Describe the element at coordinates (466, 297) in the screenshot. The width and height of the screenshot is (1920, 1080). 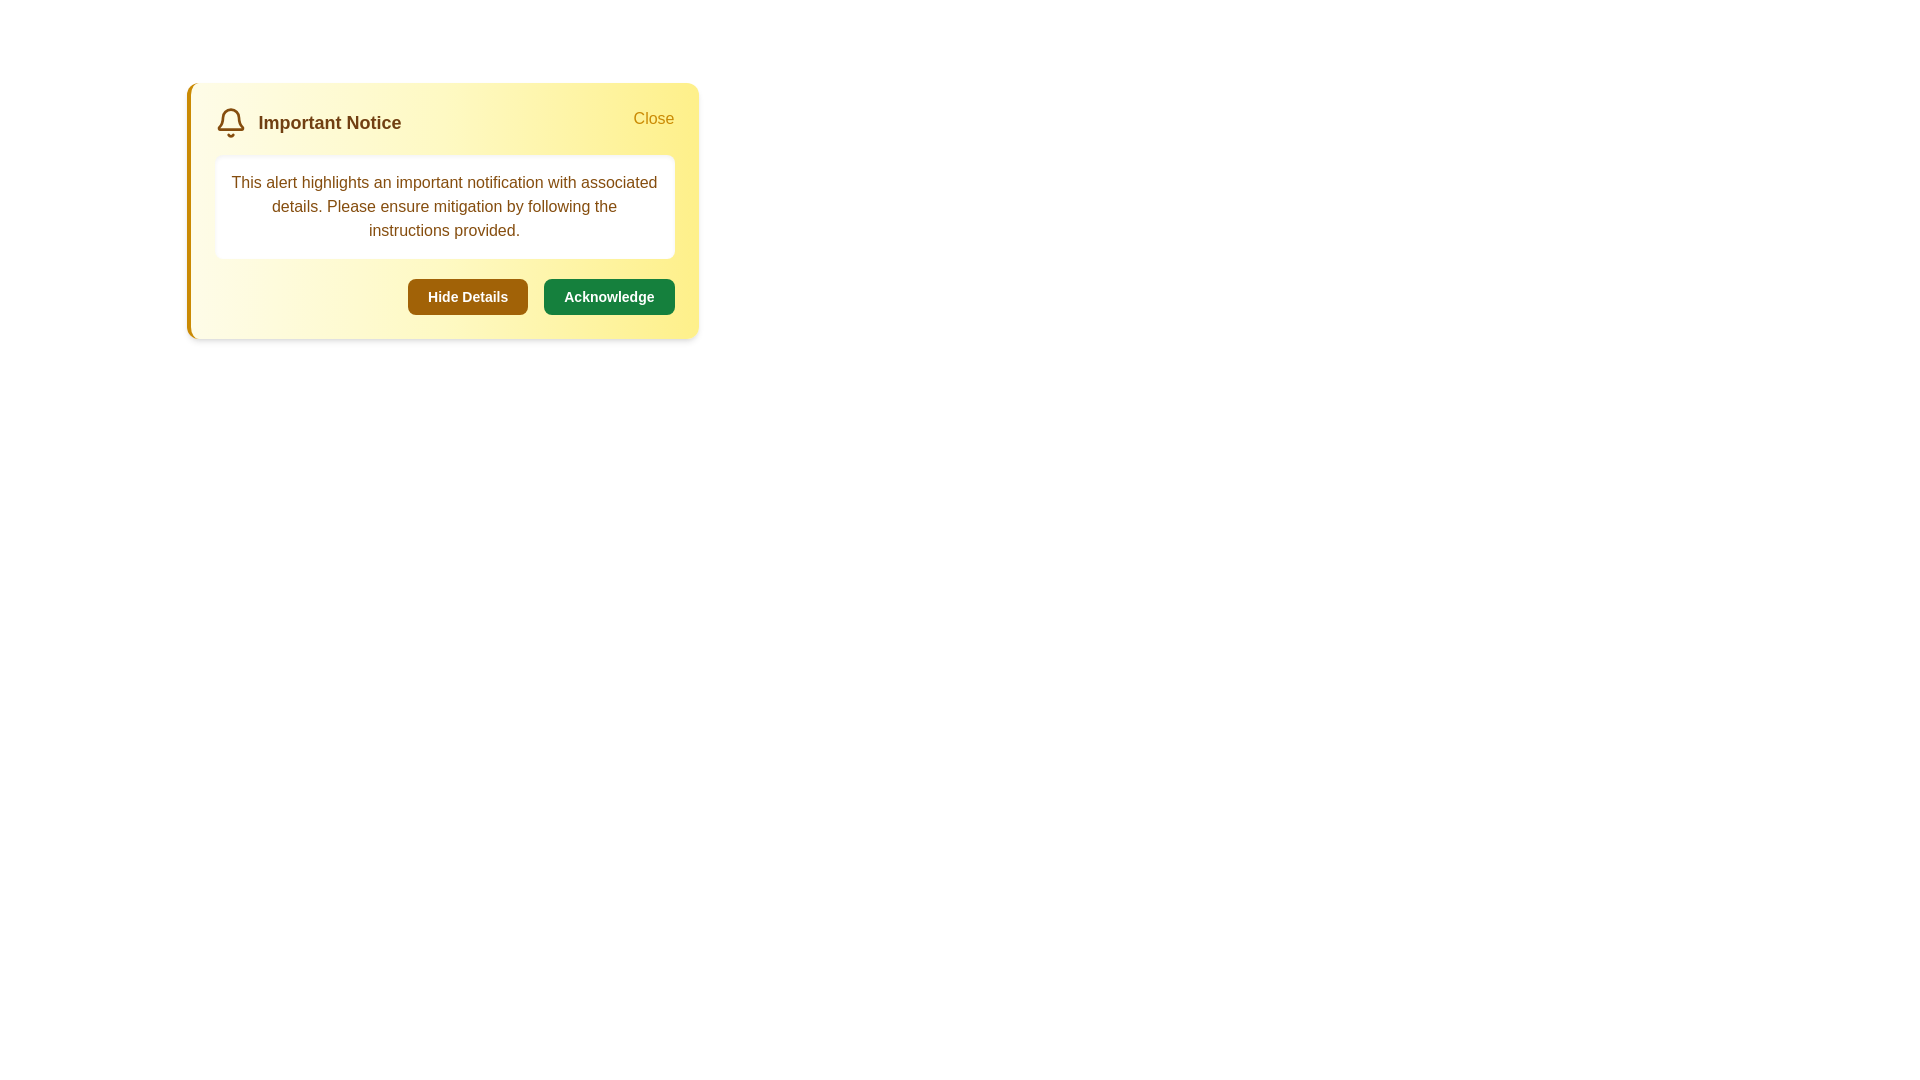
I see `'Hide Details' button to toggle the visibility of the details section` at that location.